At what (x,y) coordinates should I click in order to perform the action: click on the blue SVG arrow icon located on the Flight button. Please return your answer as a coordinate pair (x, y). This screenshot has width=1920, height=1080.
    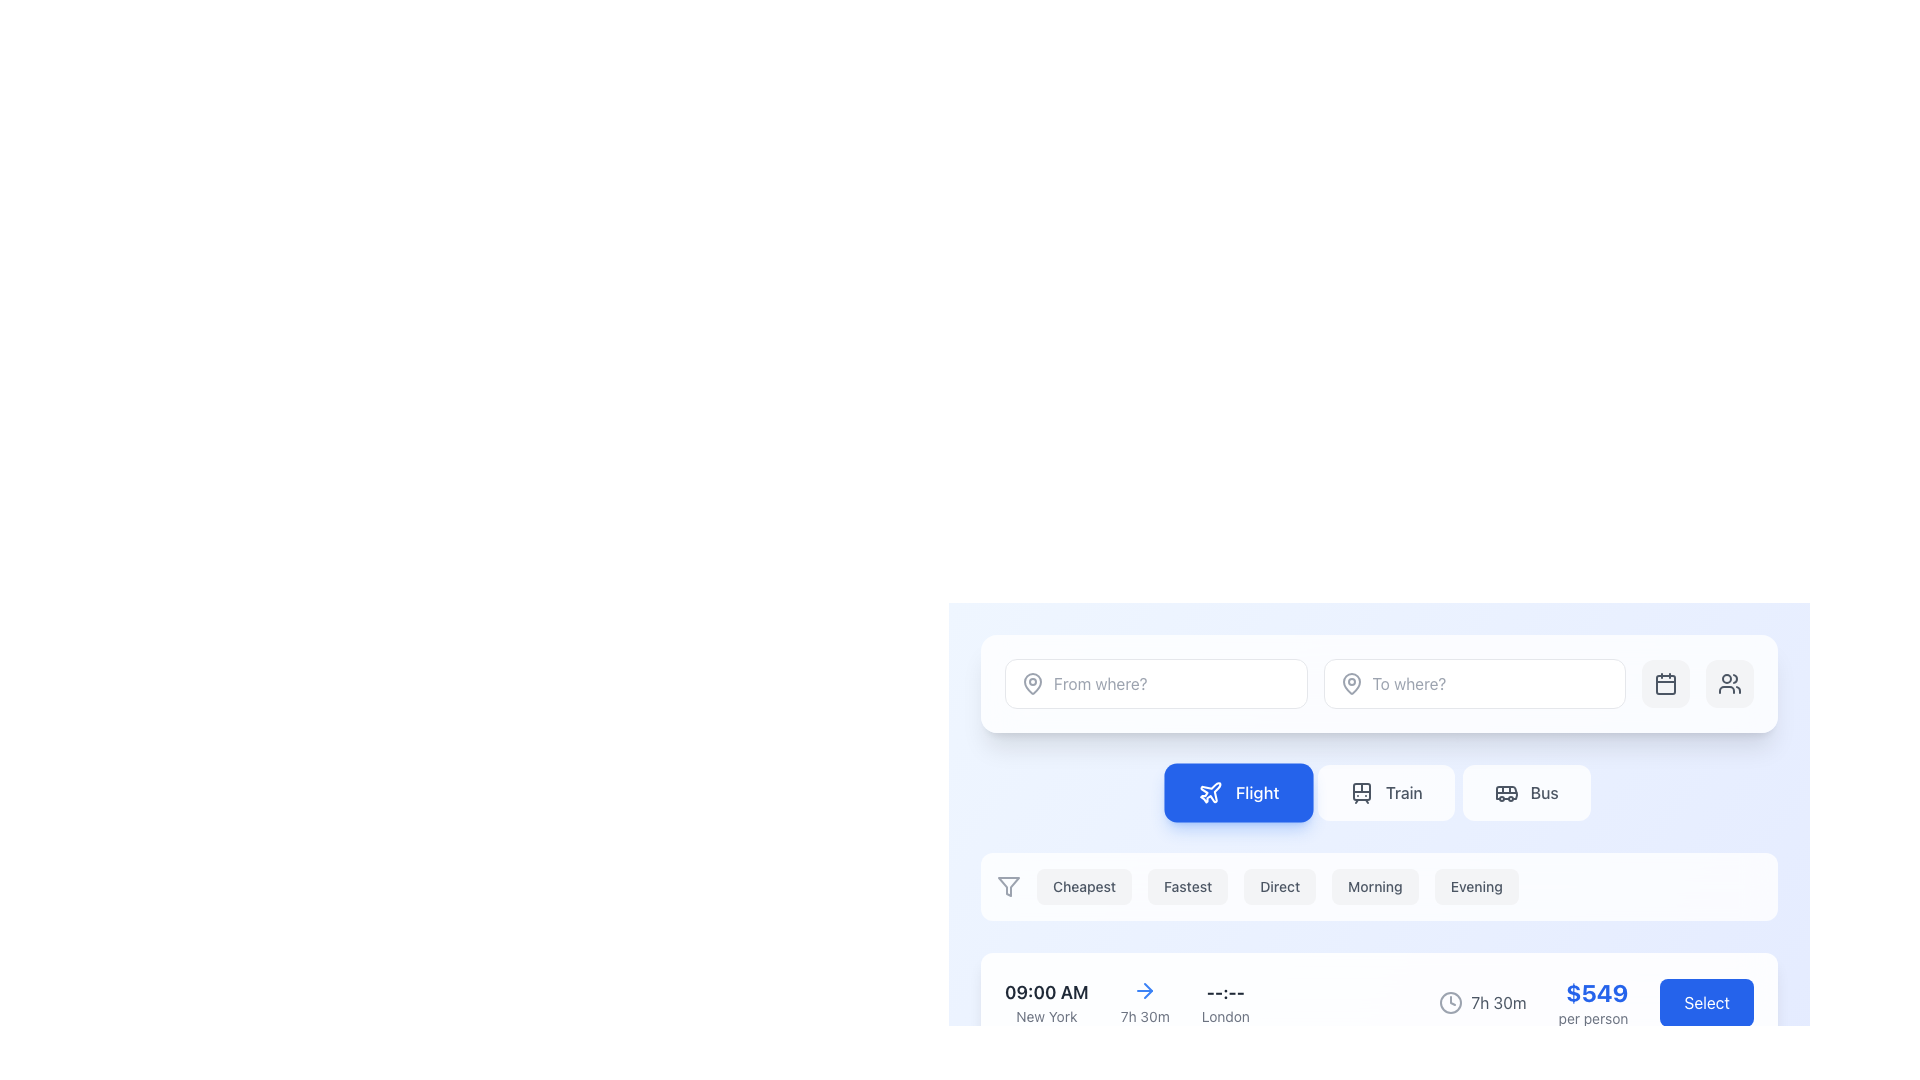
    Looking at the image, I should click on (1148, 991).